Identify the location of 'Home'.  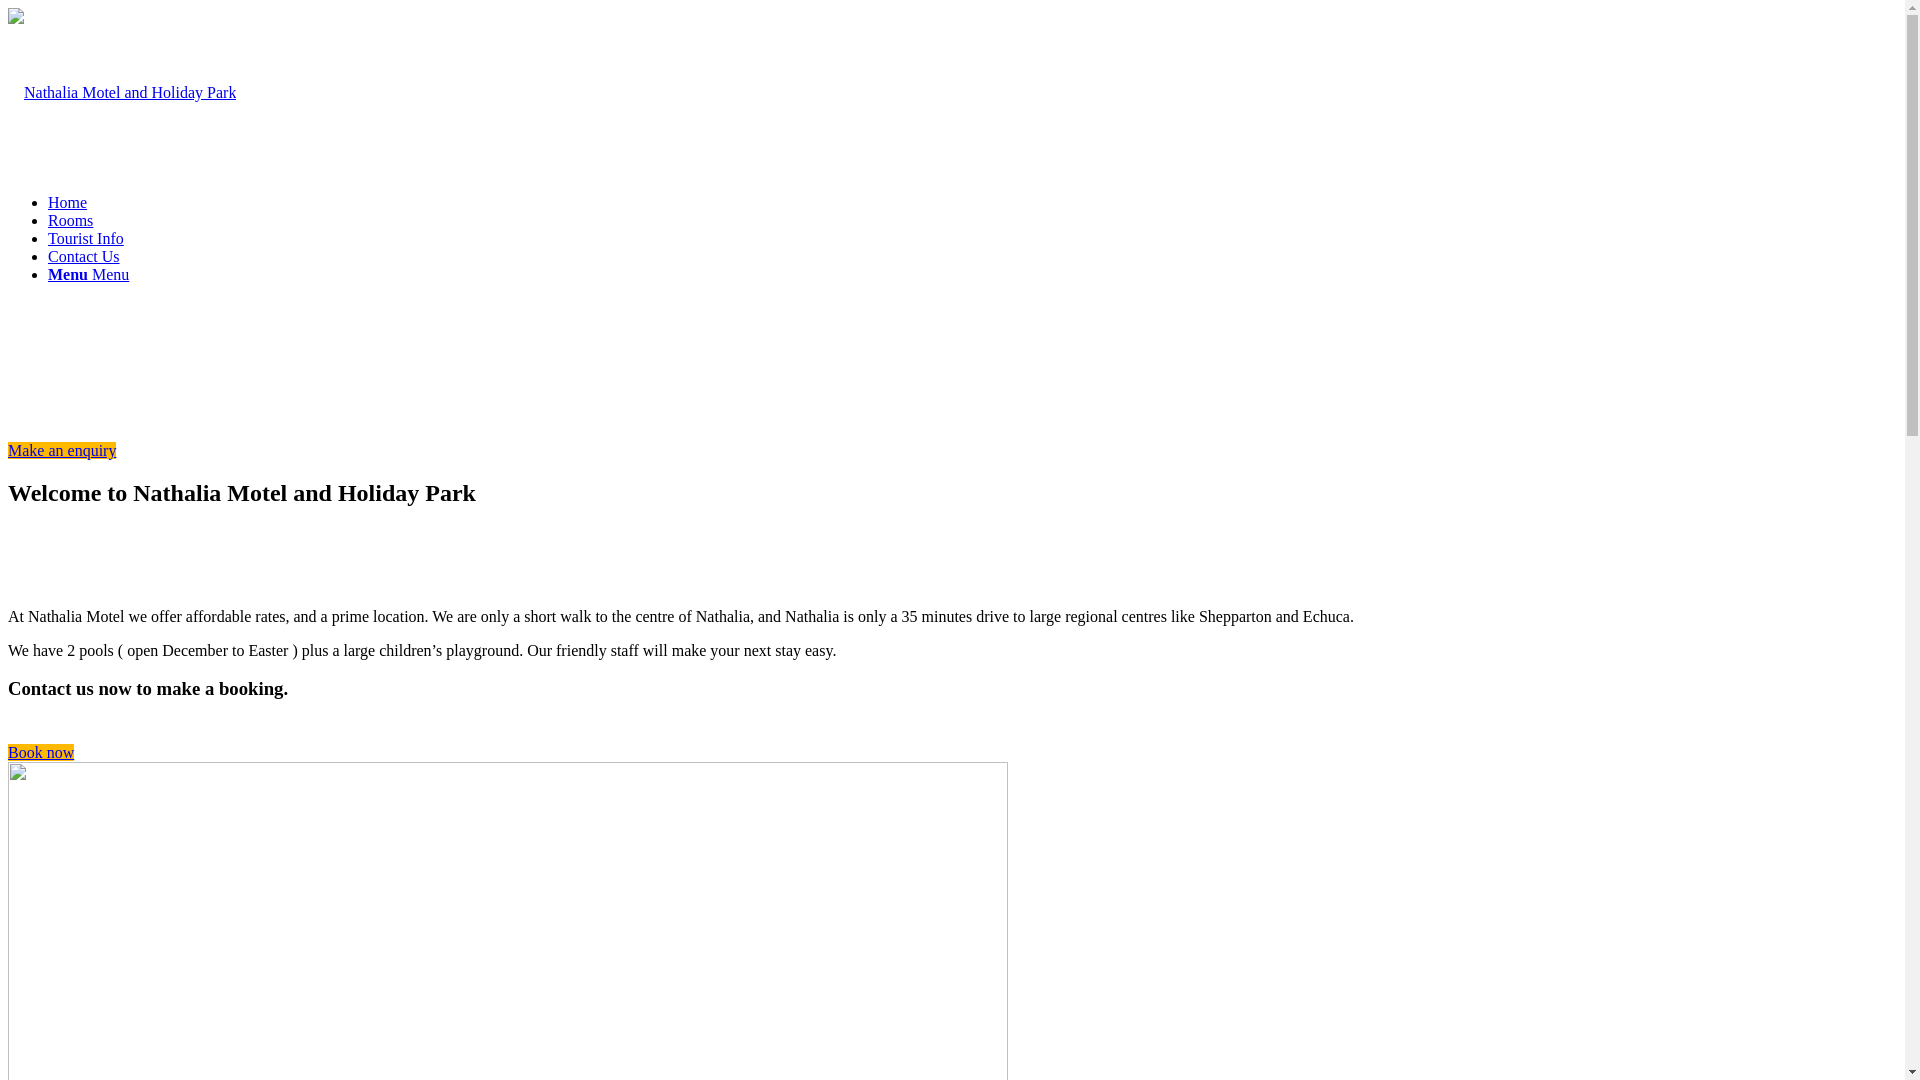
(67, 202).